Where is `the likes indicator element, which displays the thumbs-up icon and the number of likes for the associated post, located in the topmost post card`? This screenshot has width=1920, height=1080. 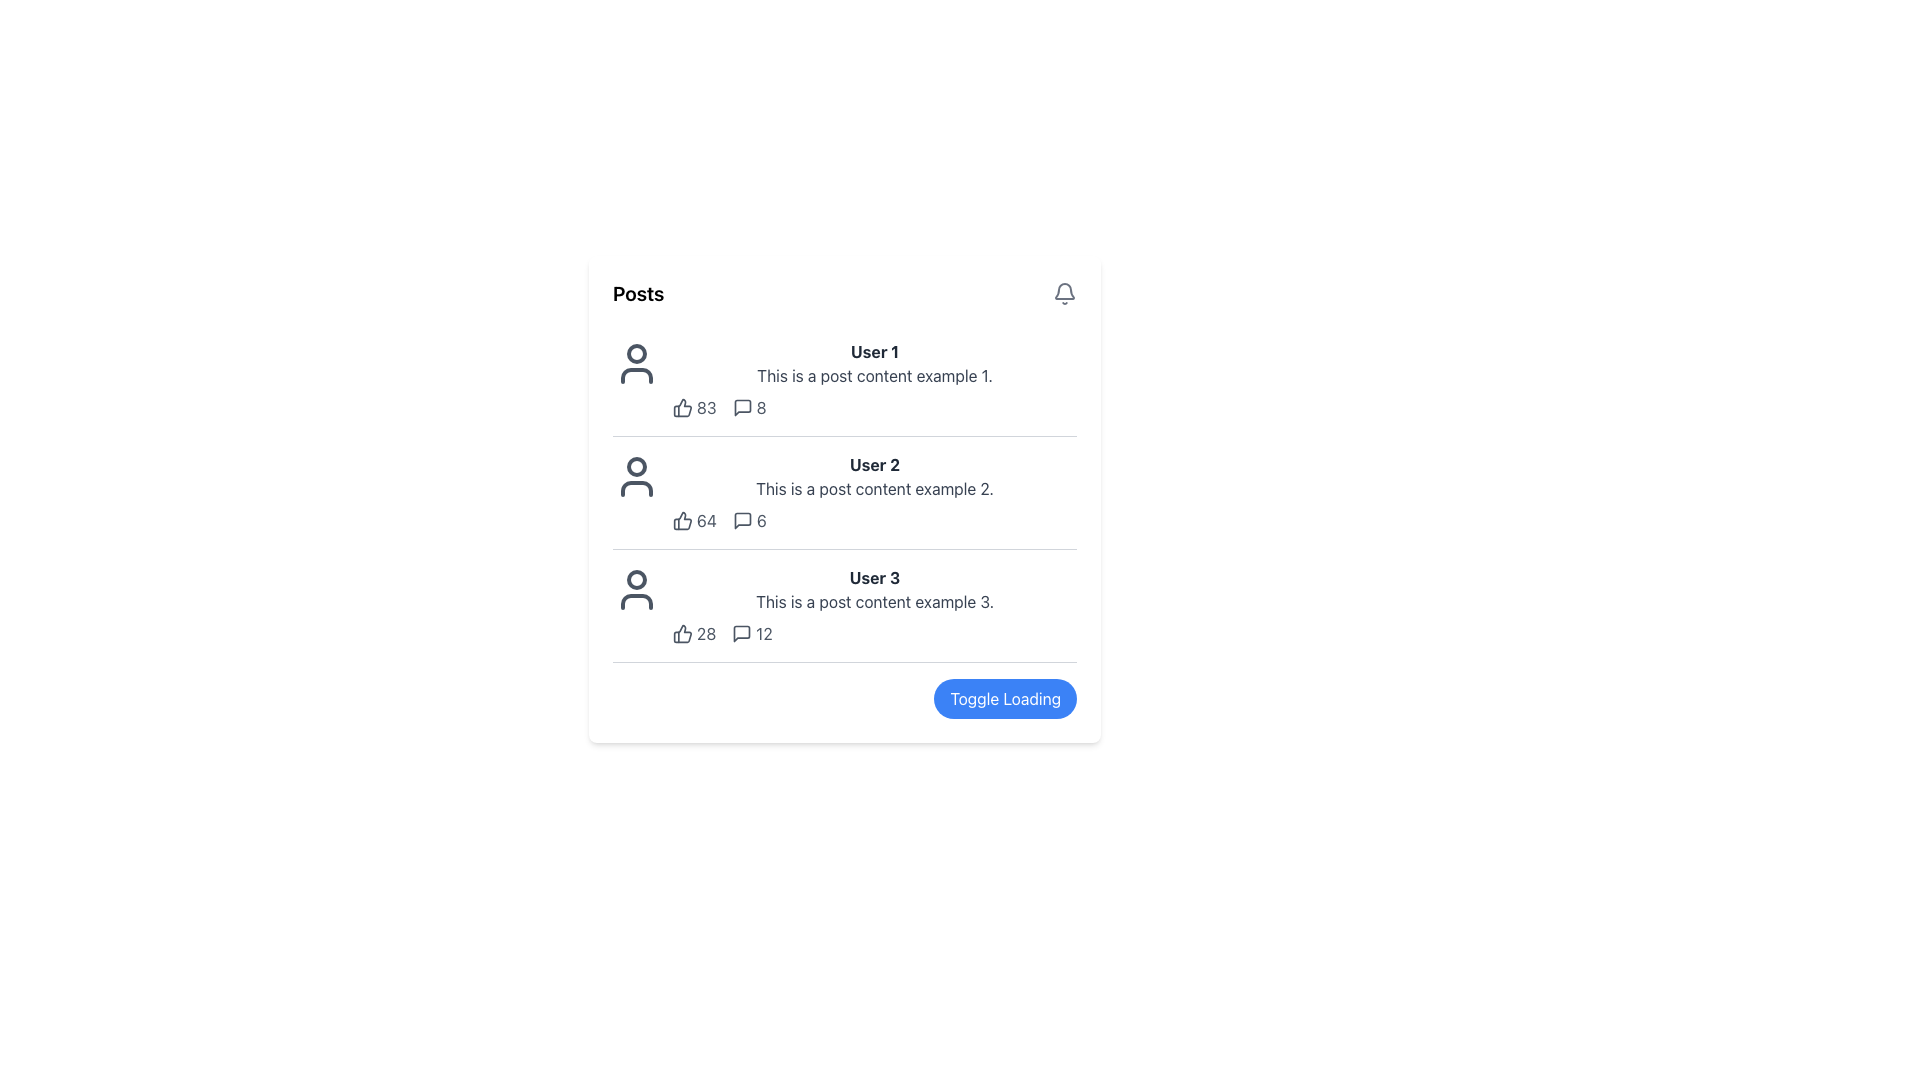
the likes indicator element, which displays the thumbs-up icon and the number of likes for the associated post, located in the topmost post card is located at coordinates (694, 407).